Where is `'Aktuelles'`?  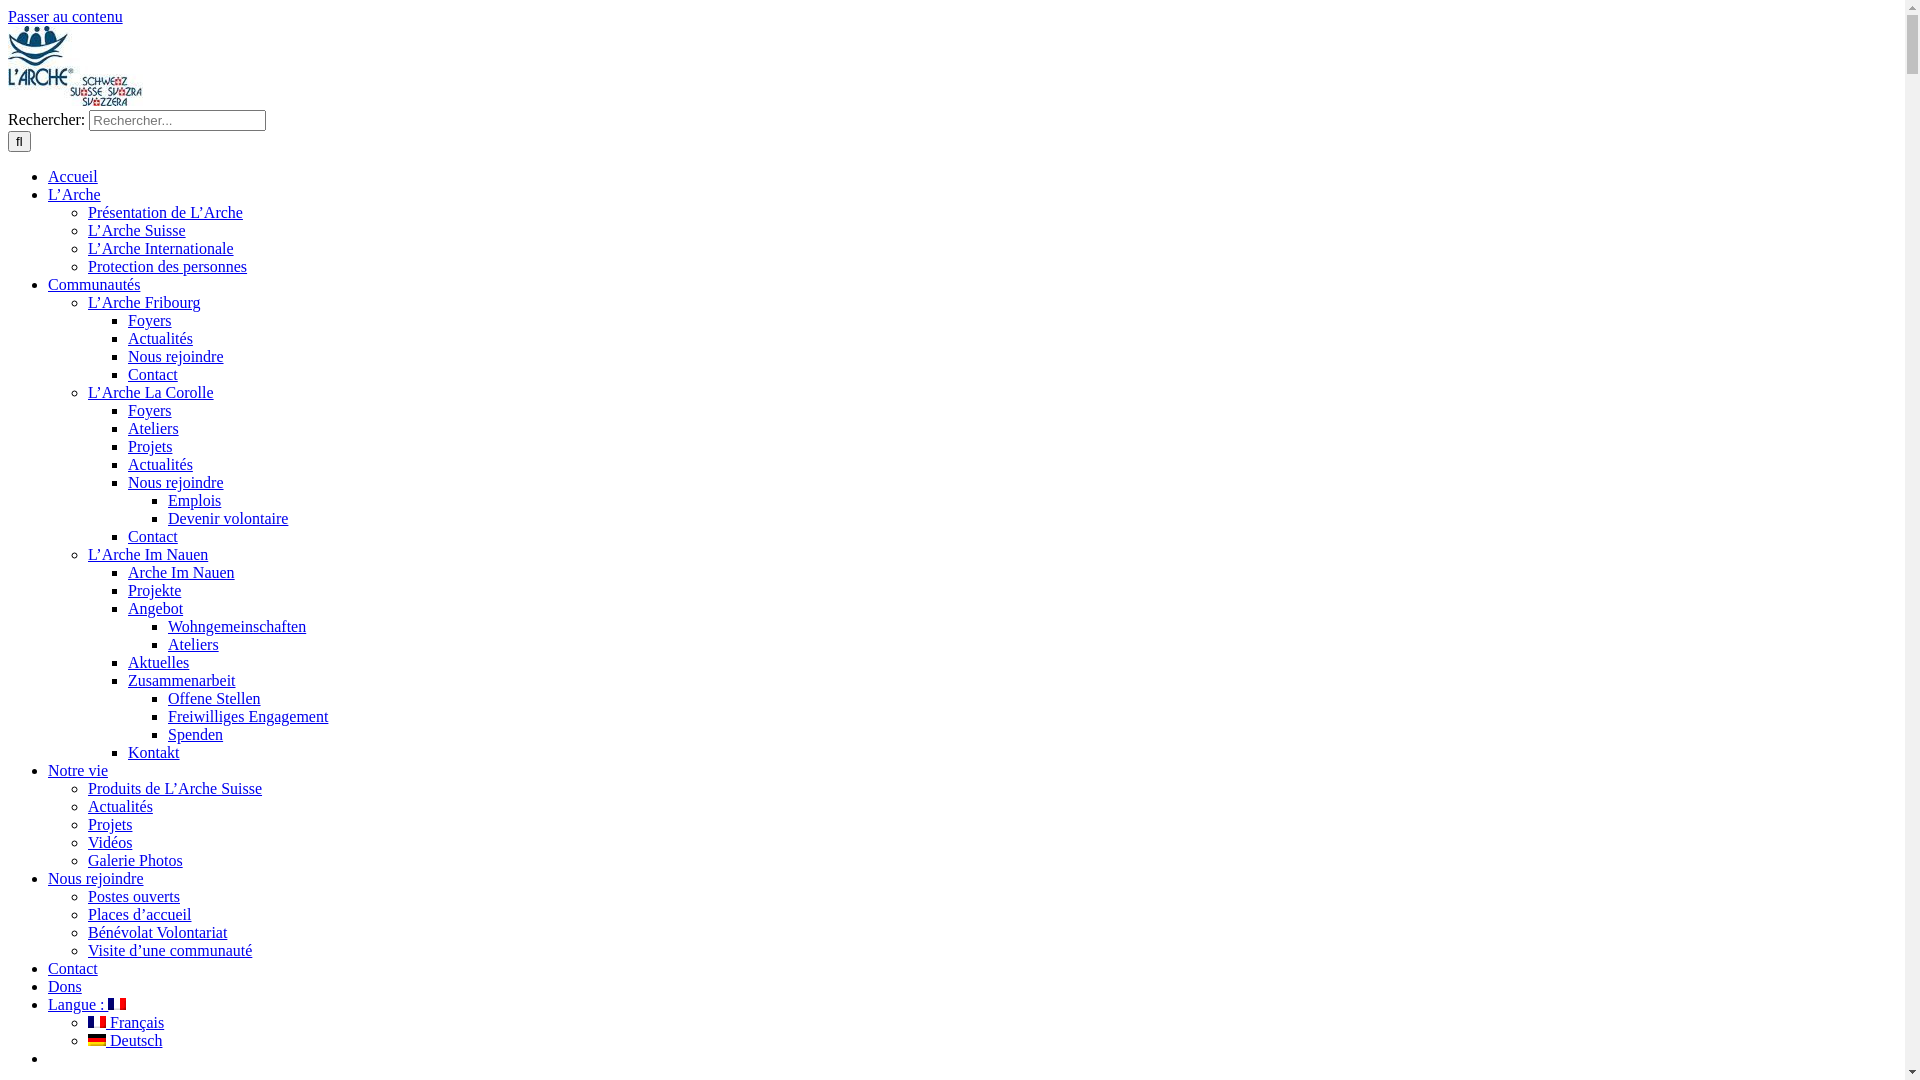
'Aktuelles' is located at coordinates (127, 662).